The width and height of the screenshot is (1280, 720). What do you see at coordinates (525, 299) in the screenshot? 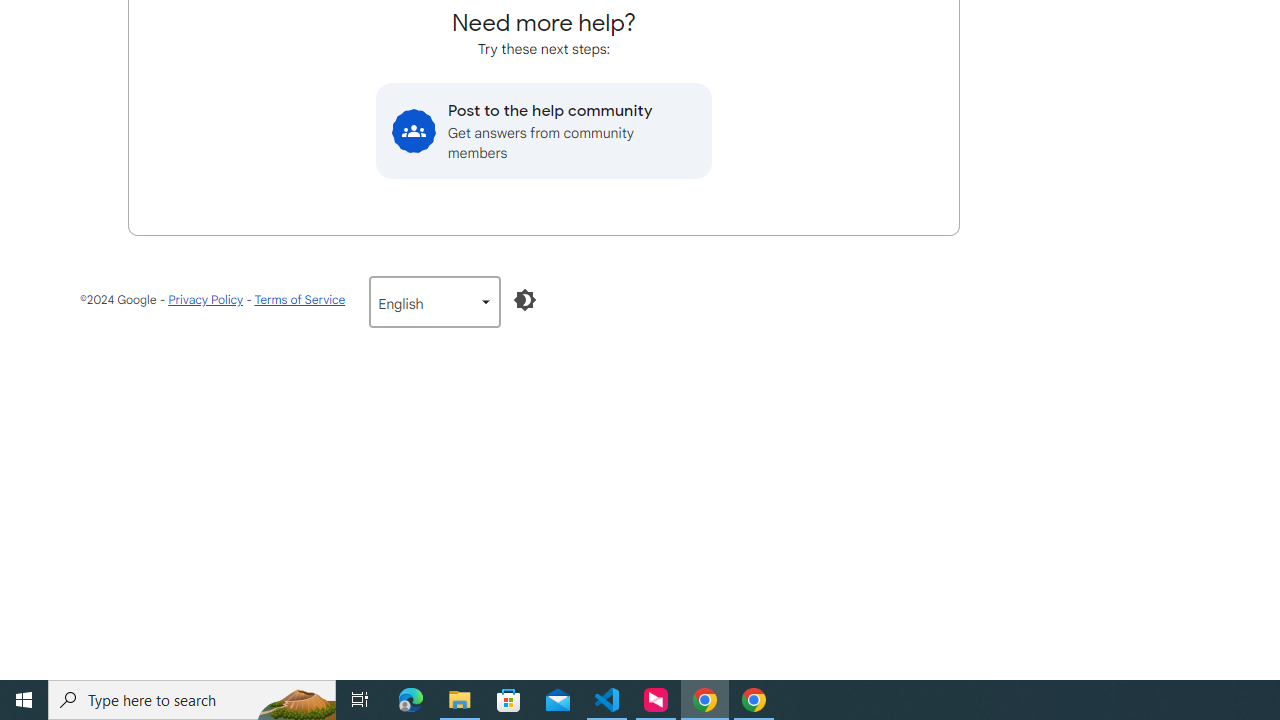
I see `'Enable Dark Mode'` at bounding box center [525, 299].